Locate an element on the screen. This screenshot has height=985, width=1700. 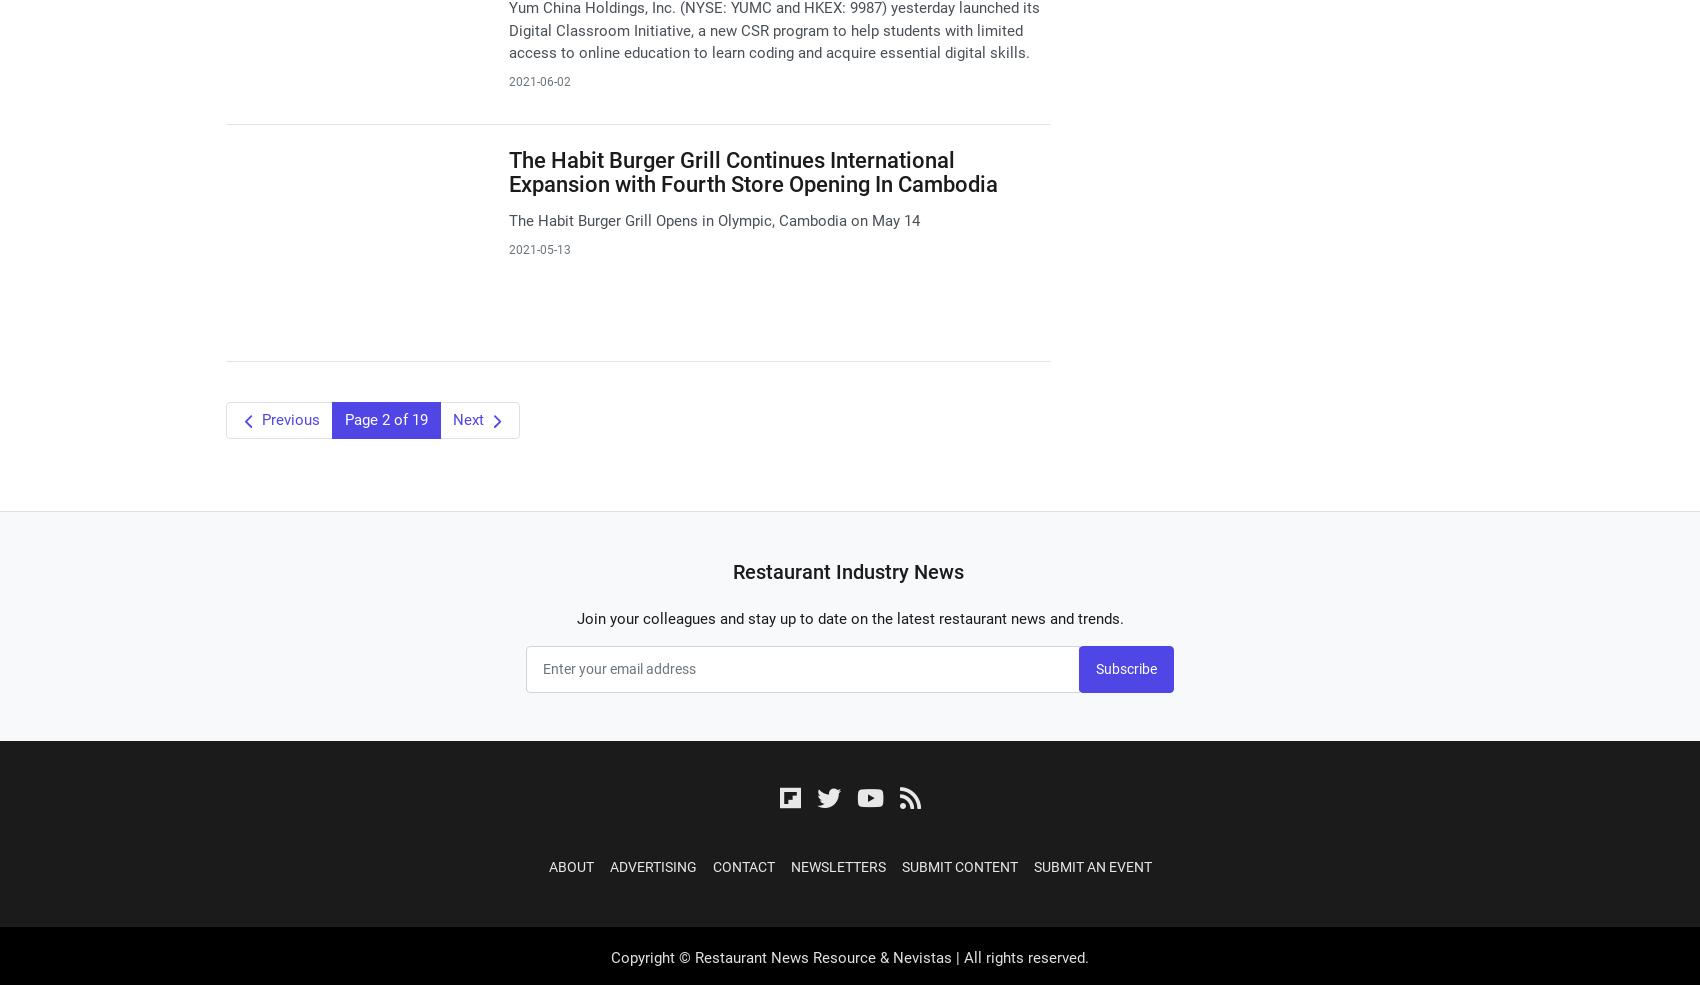
'Advertising' is located at coordinates (652, 865).